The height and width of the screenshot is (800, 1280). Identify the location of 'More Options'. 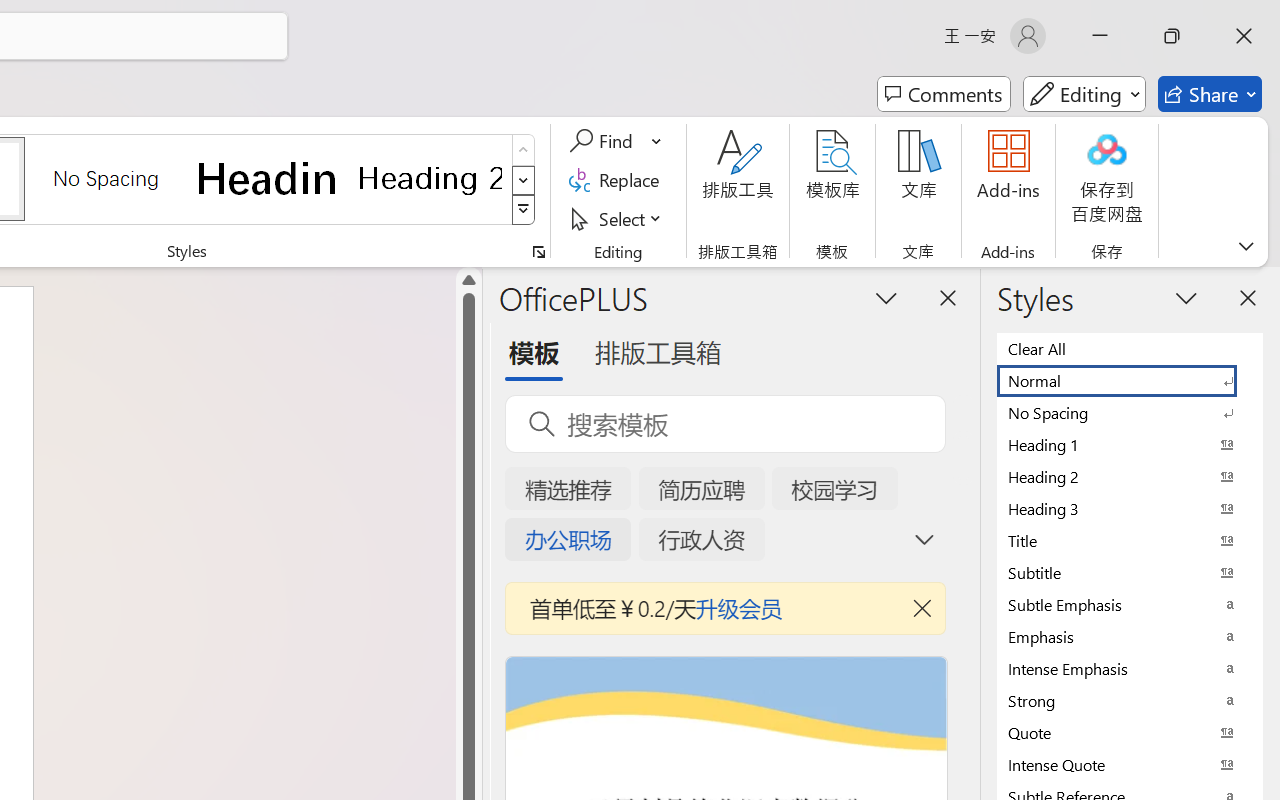
(657, 141).